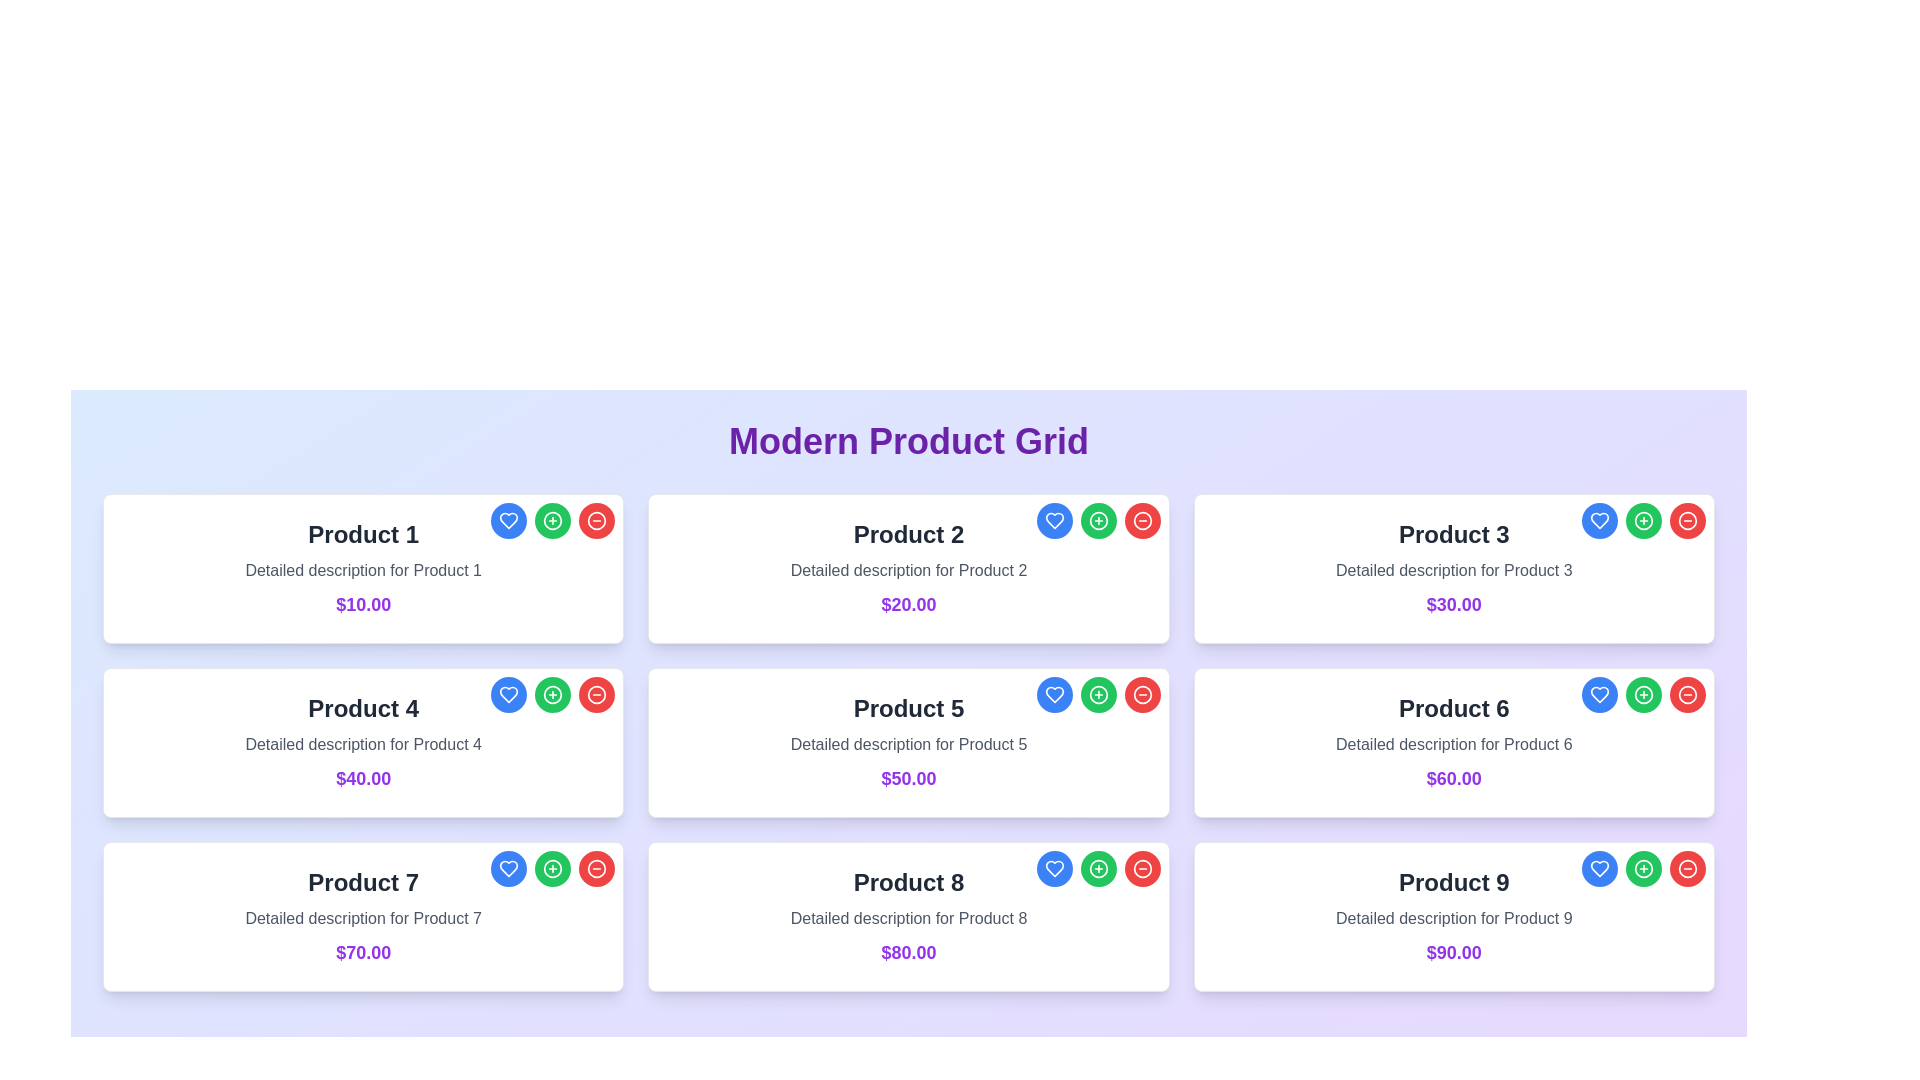  Describe the element at coordinates (907, 951) in the screenshot. I see `the Text label displaying the price of 'Product 8' located within the product card, below the description text and centrally aligned` at that location.